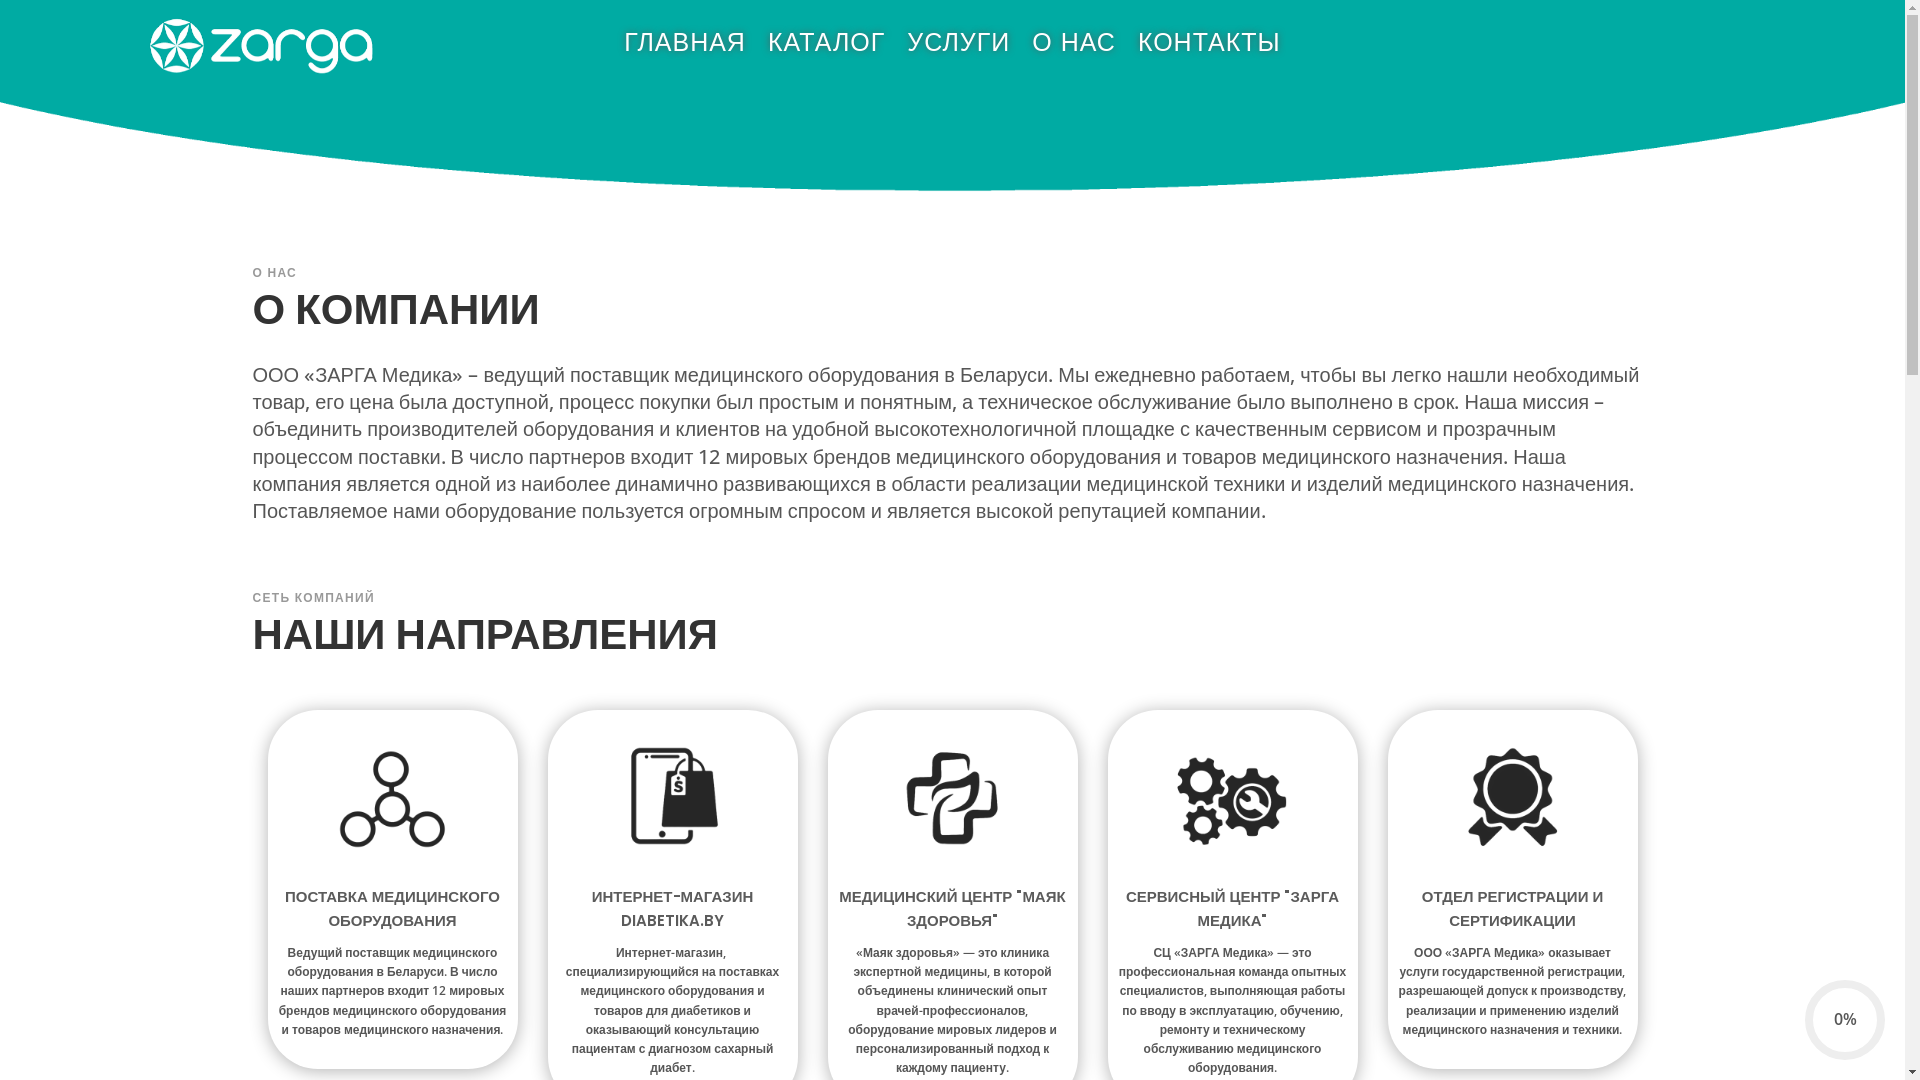  I want to click on 'Zarga Logo White', so click(259, 45).